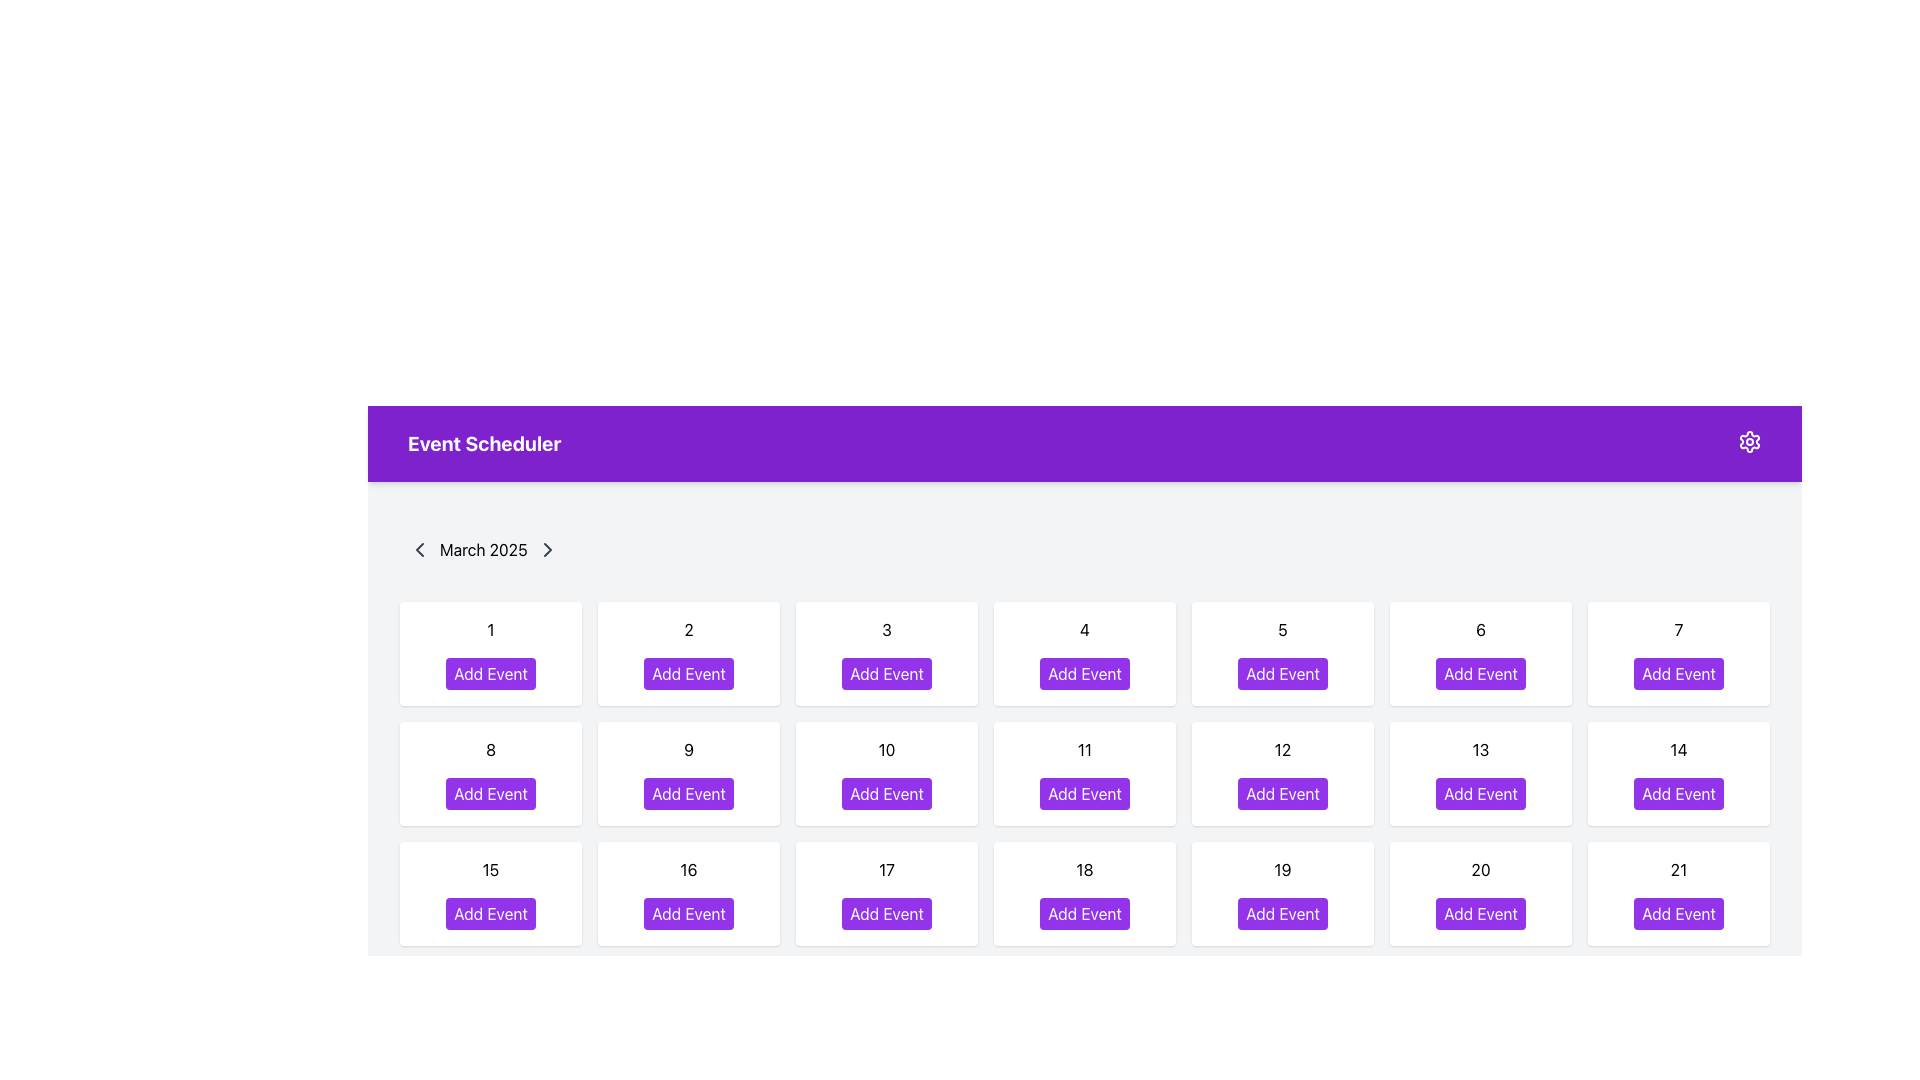 This screenshot has height=1080, width=1920. Describe the element at coordinates (886, 793) in the screenshot. I see `the 'Add Event' button, which is a rectangular button with rounded corners, purple background, and white text, to observe any visual effects` at that location.